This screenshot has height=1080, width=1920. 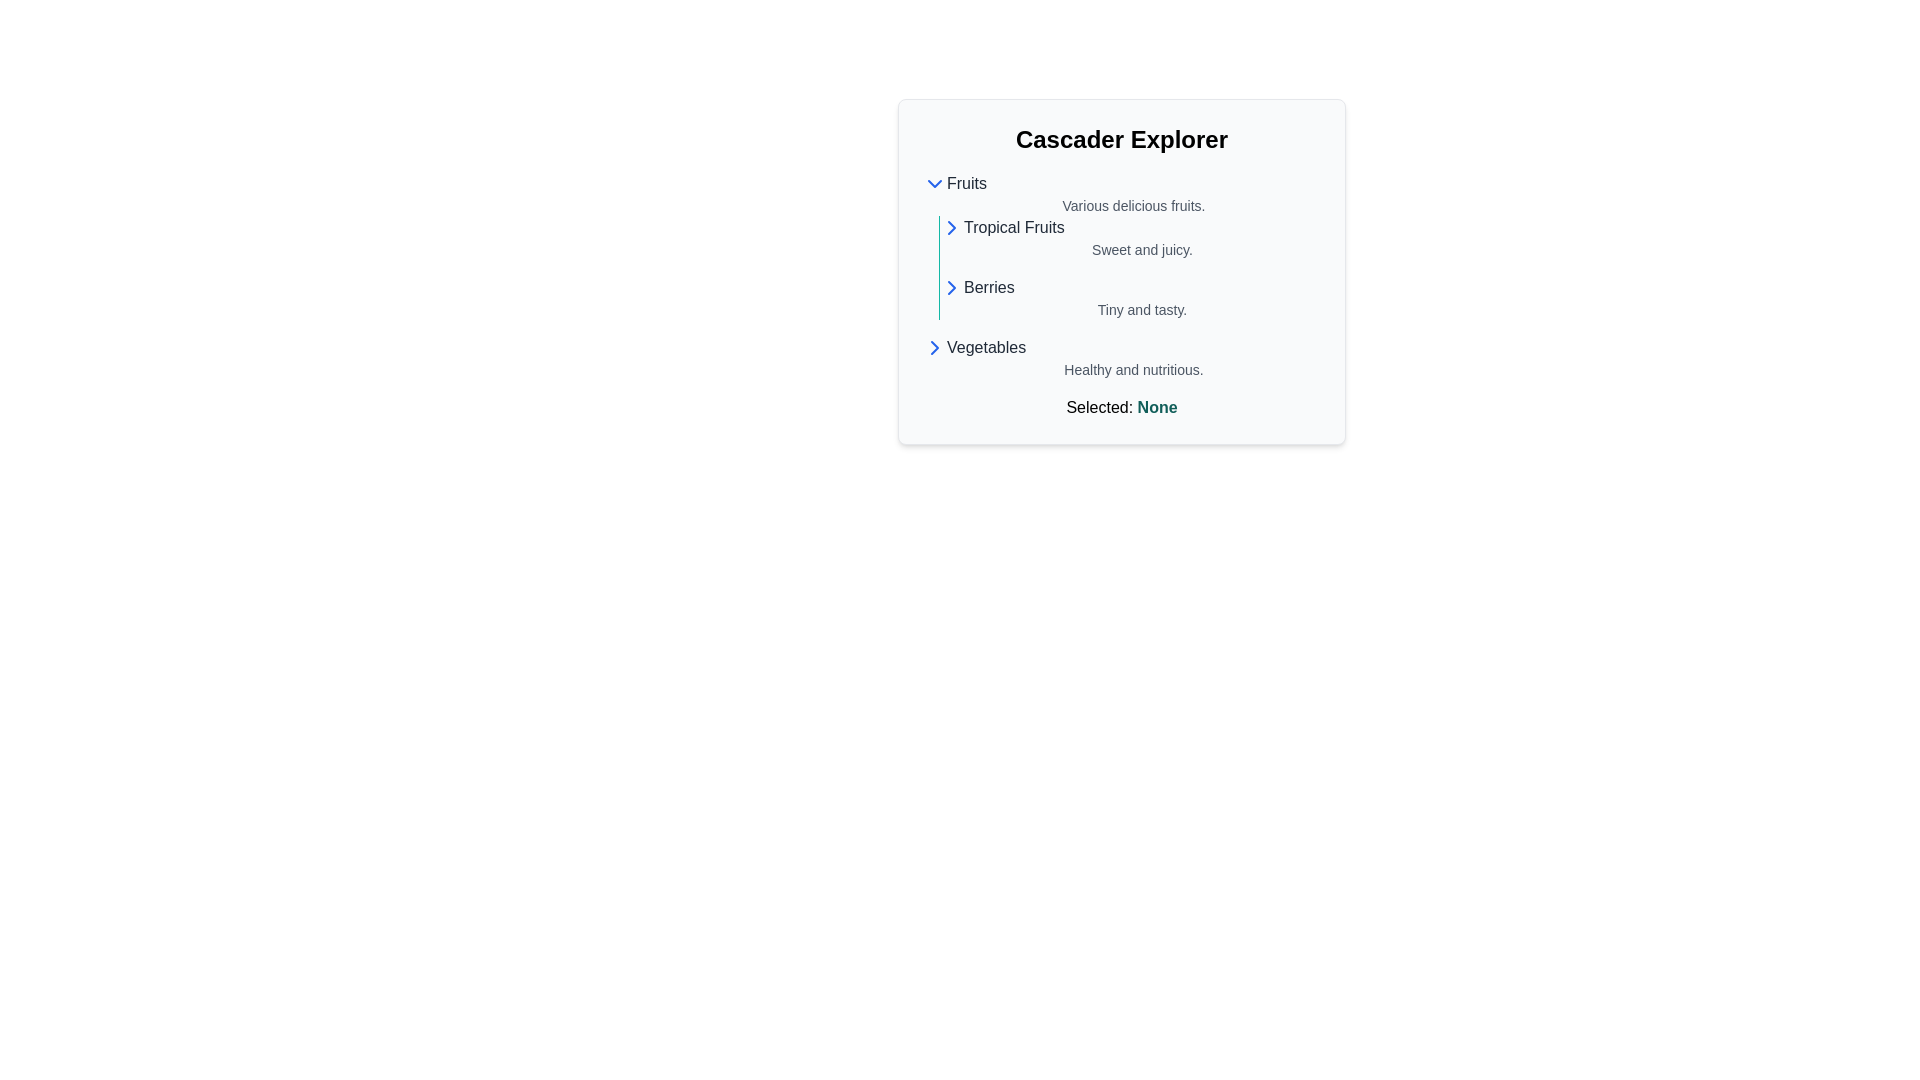 I want to click on the blue rightward chevron icon button located directly to the left of the text 'Berries' within the 'Cascader Explorer' navigation panel, so click(x=950, y=288).